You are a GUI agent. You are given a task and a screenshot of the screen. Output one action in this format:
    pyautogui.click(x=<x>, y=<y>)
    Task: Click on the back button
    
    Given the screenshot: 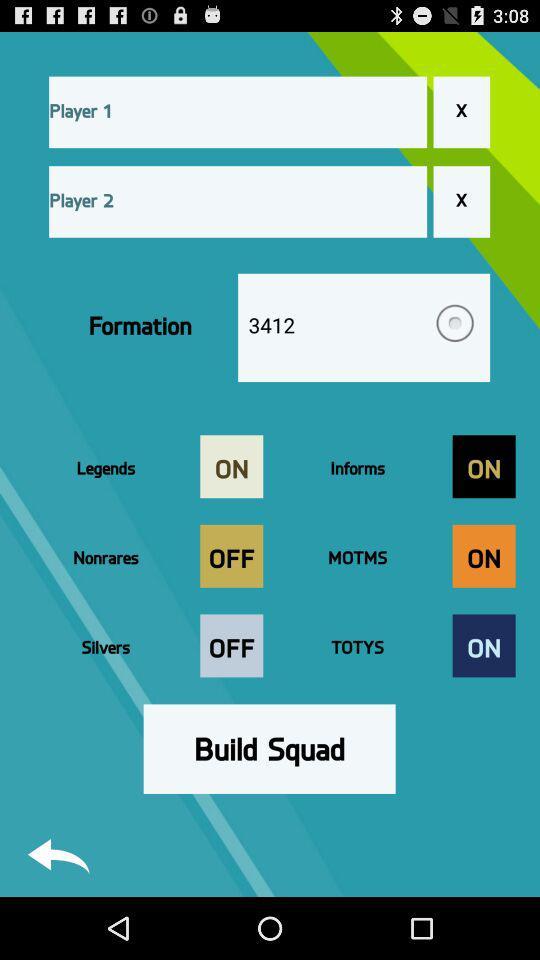 What is the action you would take?
    pyautogui.click(x=58, y=855)
    